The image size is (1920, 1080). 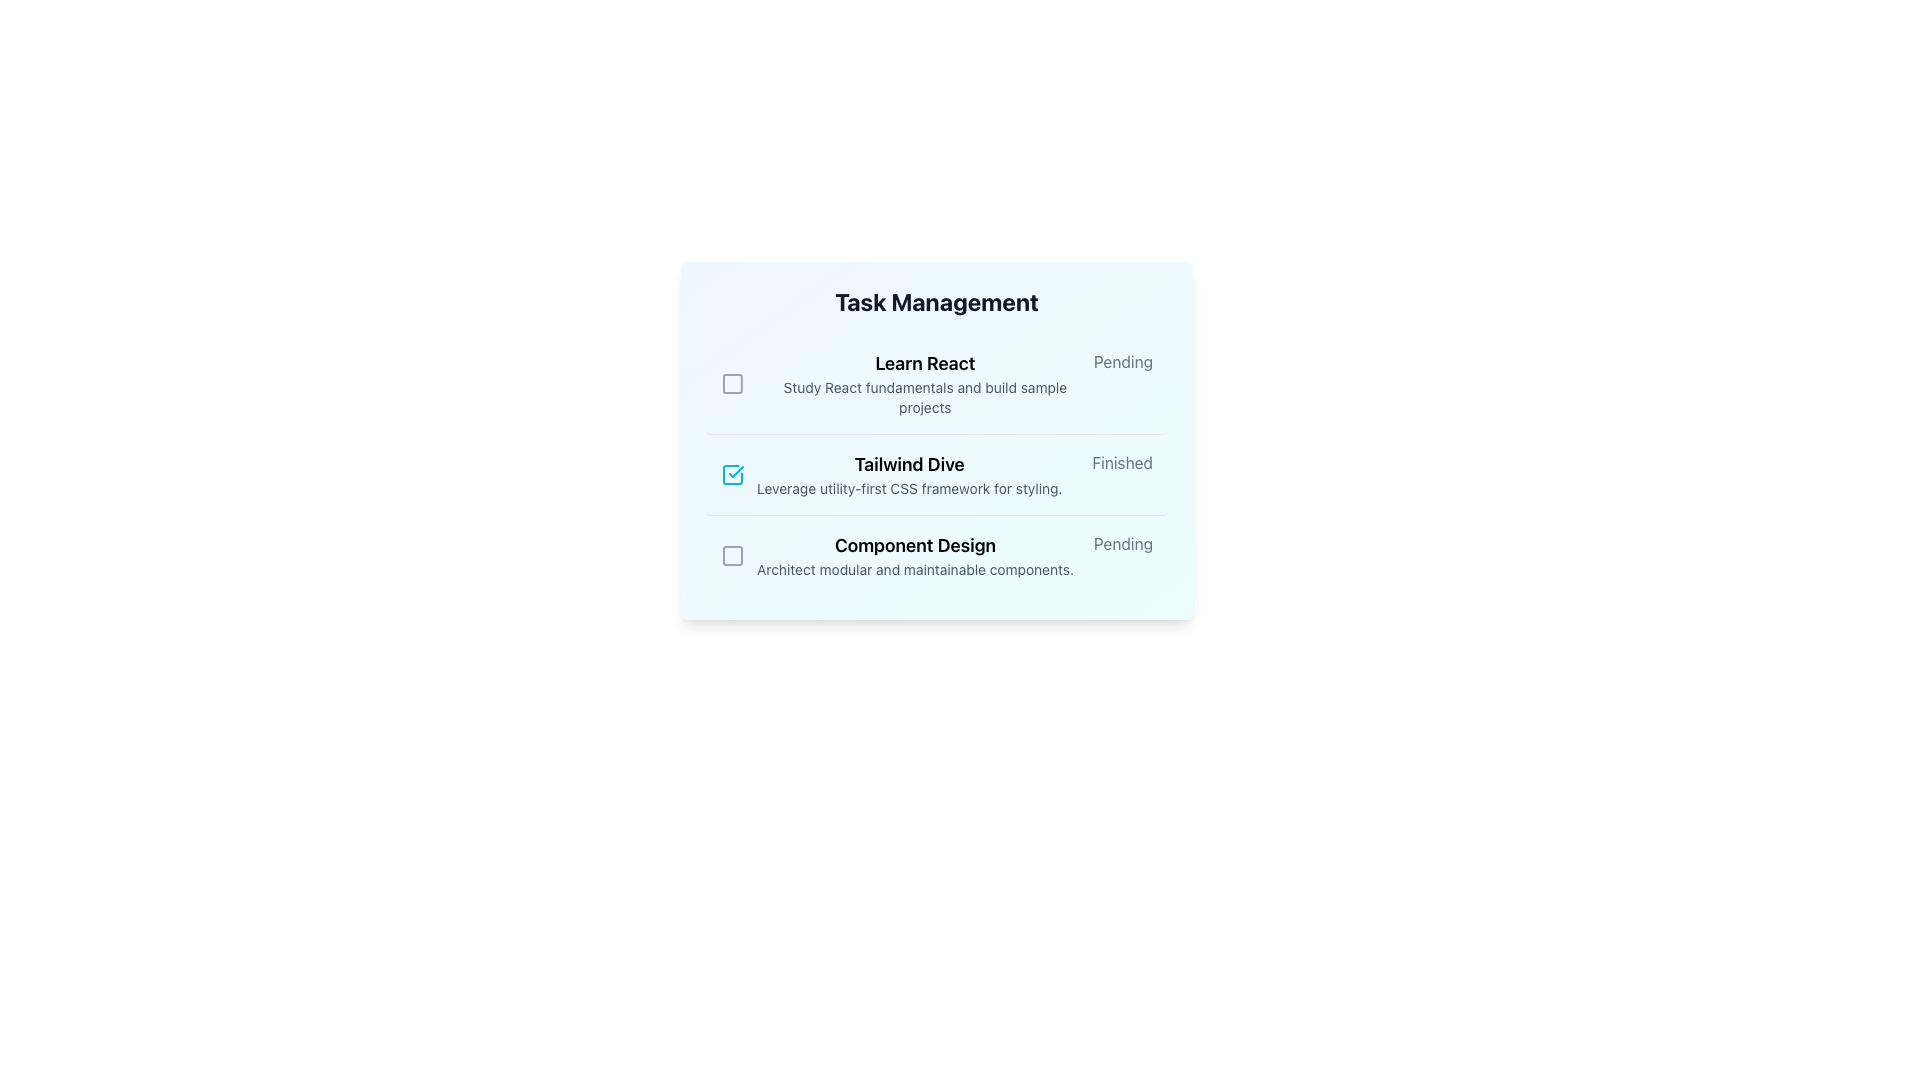 What do you see at coordinates (906, 384) in the screenshot?
I see `text of the first item in the 'Task Management' section, which includes the title 'Learn React' and the subtitle 'Study React fundamentals and build sample projects'` at bounding box center [906, 384].